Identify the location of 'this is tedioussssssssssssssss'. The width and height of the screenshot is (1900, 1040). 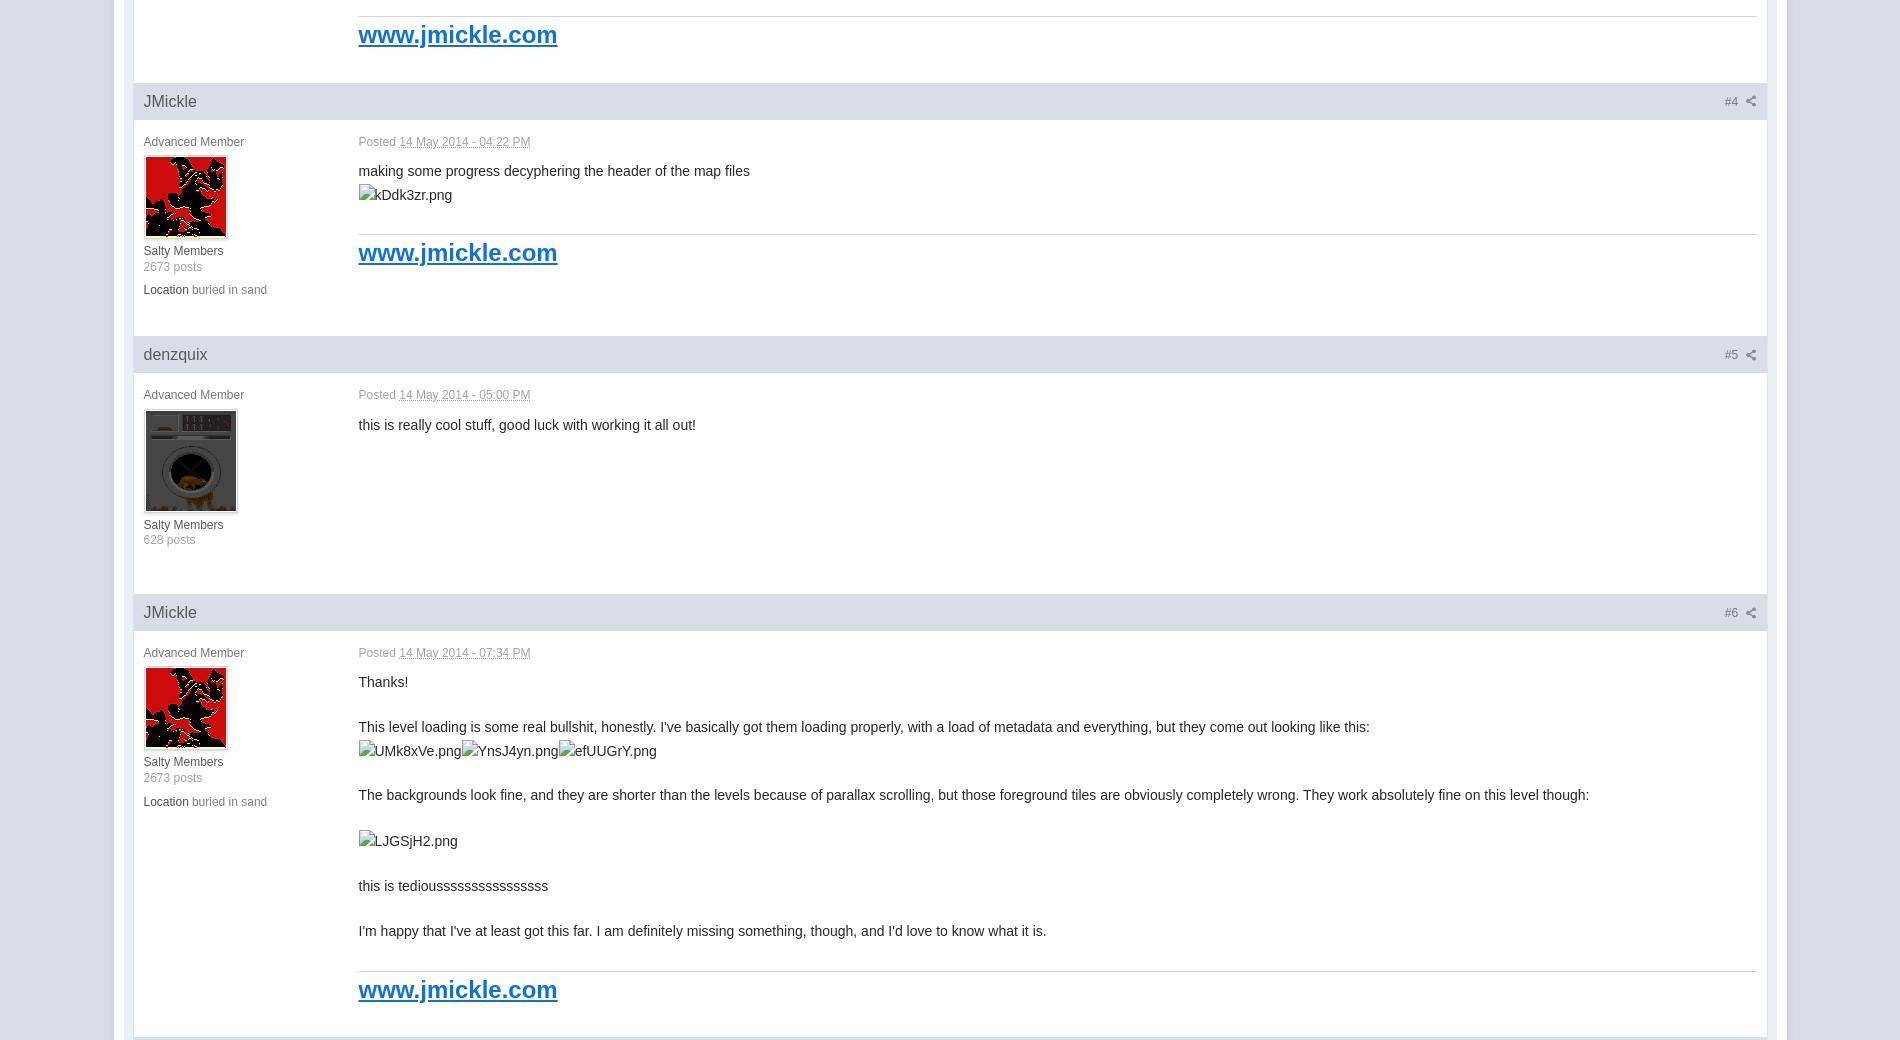
(451, 884).